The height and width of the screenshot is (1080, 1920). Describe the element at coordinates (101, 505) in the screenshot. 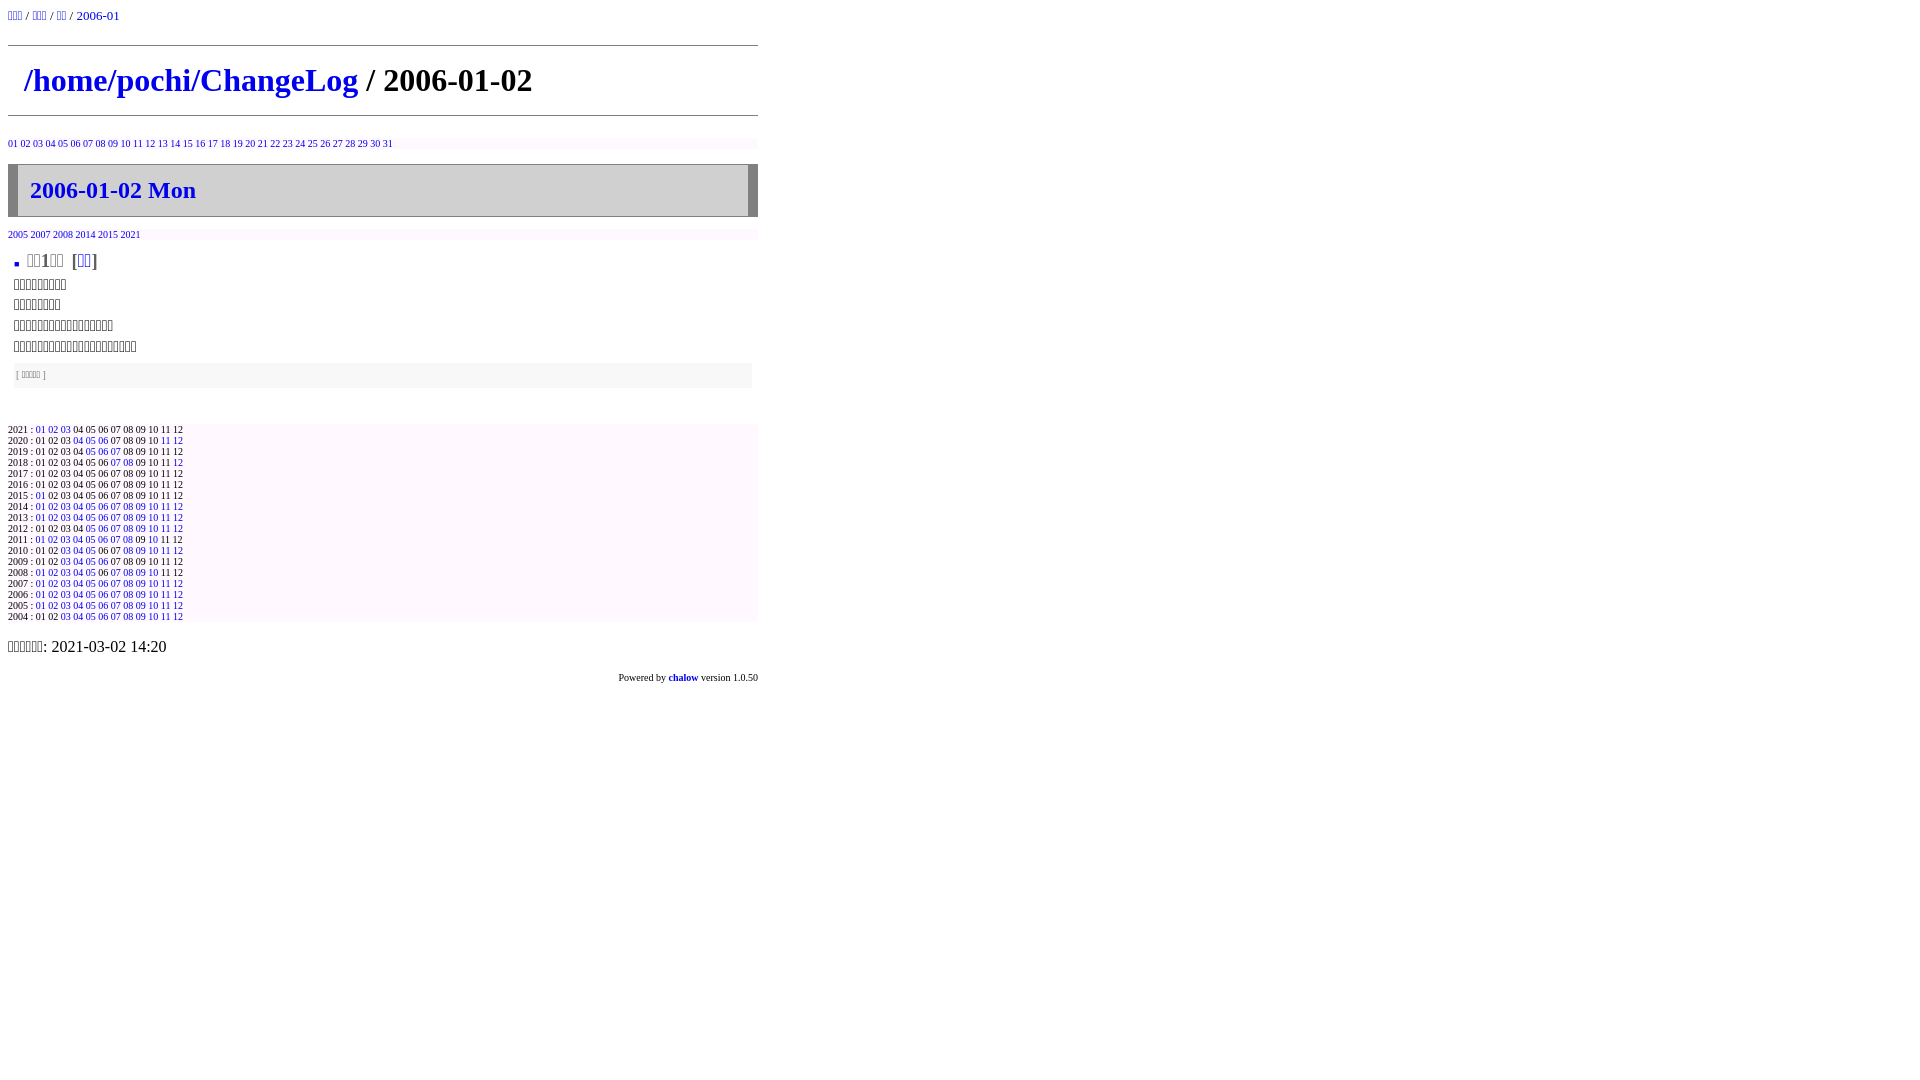

I see `'06'` at that location.